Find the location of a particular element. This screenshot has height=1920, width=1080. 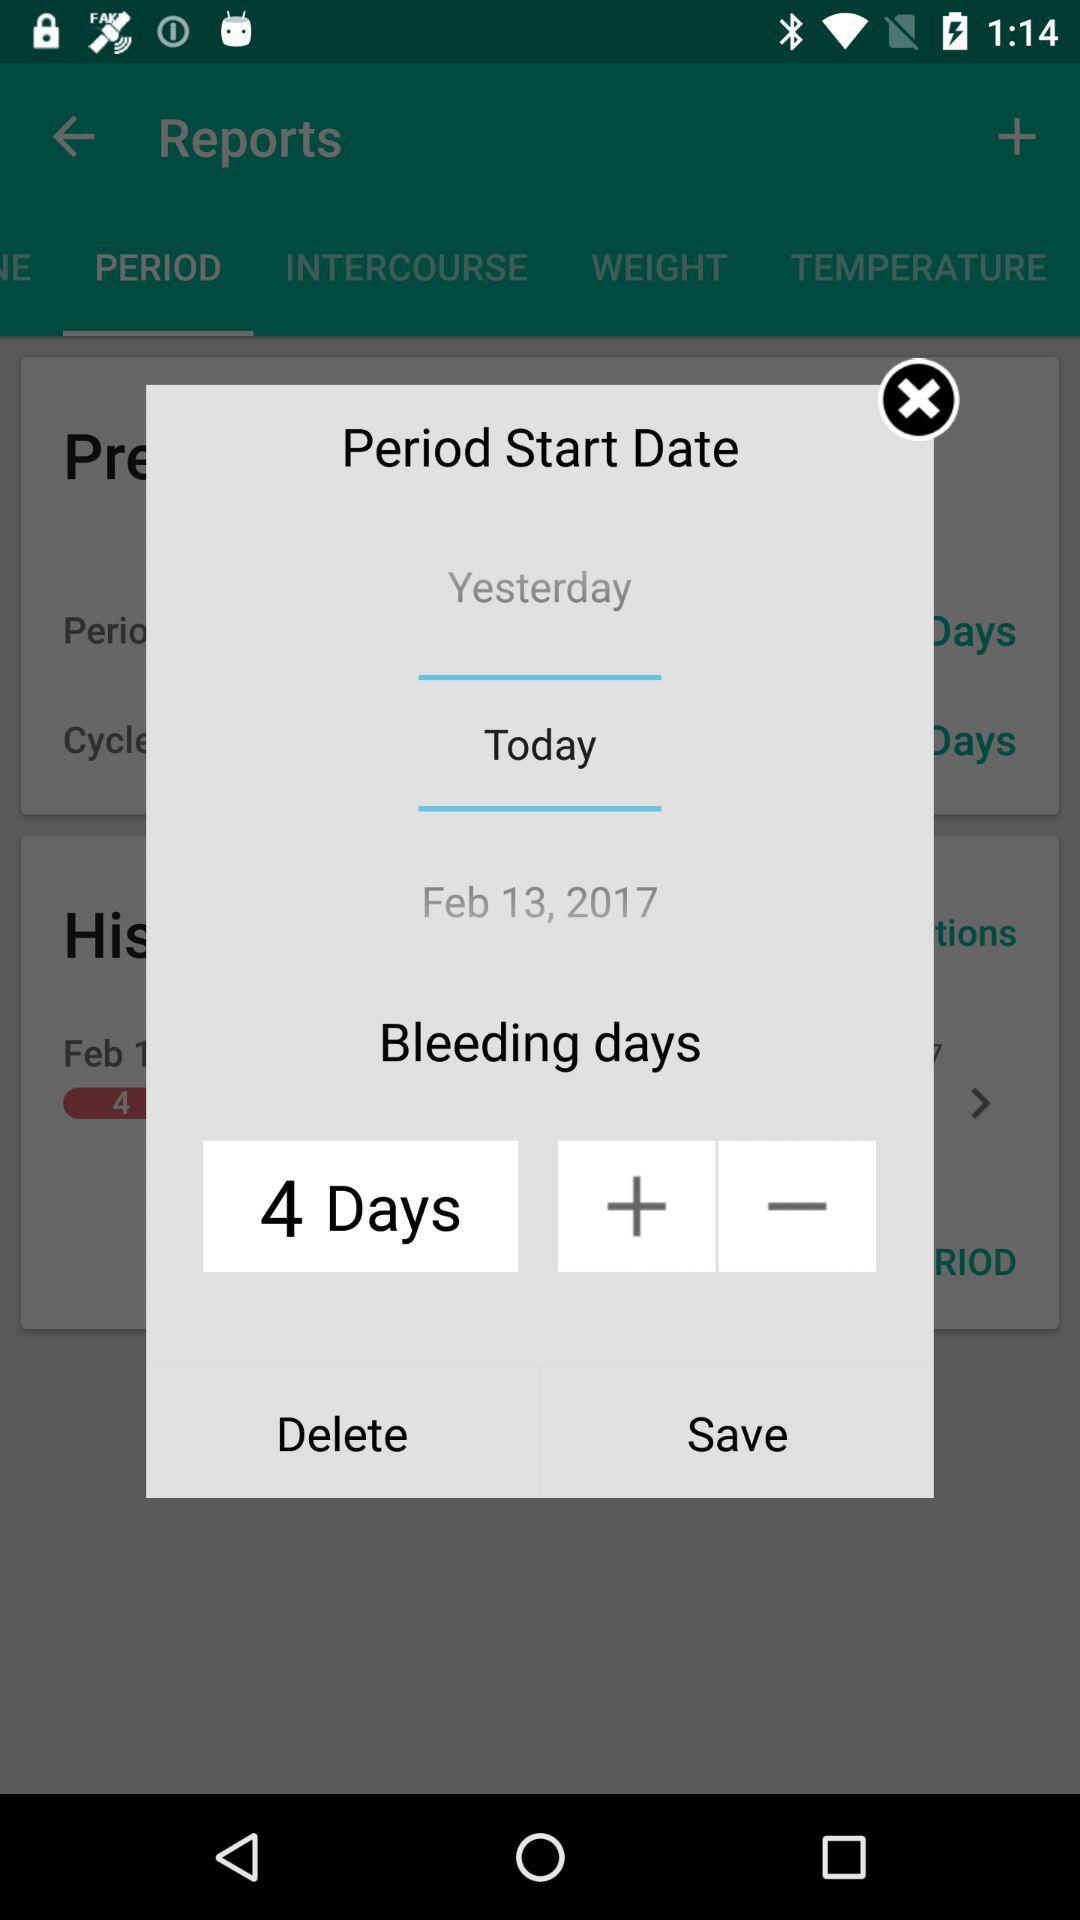

reduce number of days is located at coordinates (796, 1205).